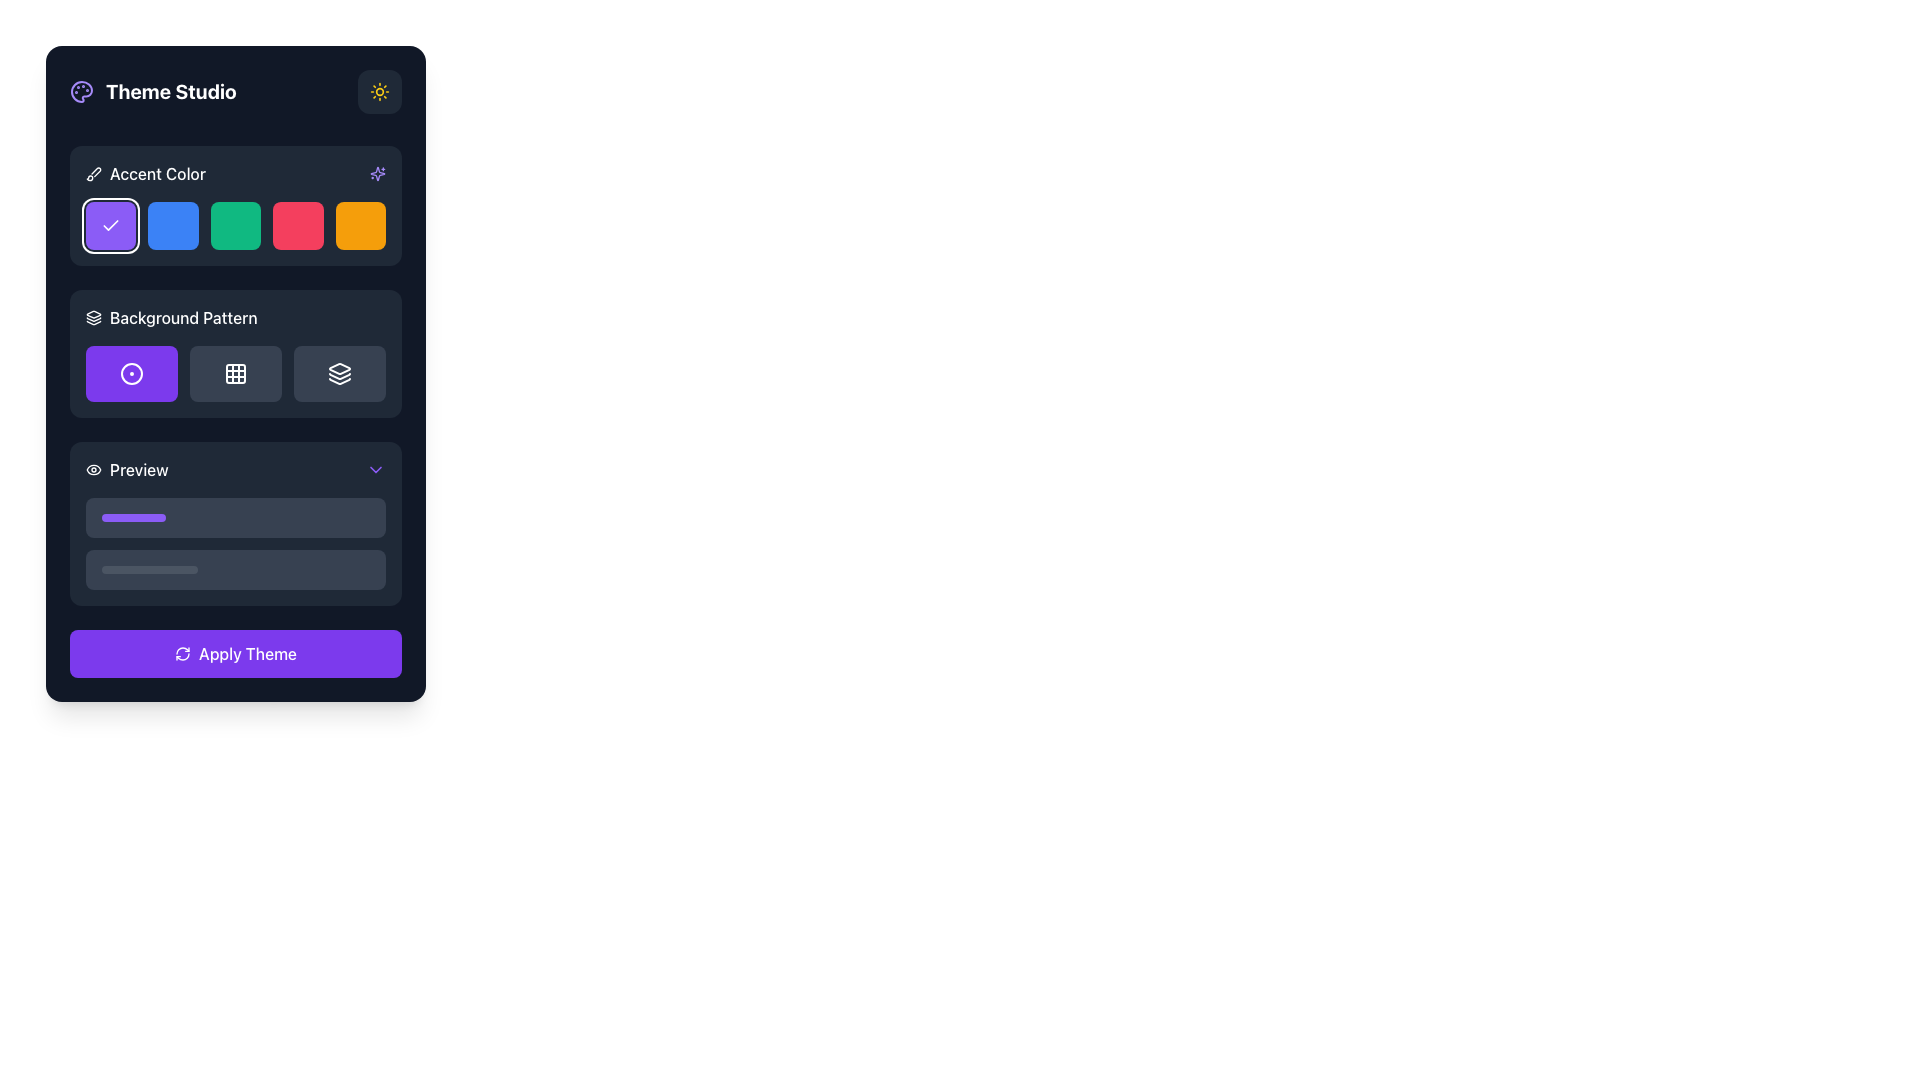  I want to click on the second icon representing a layered structure in the 'Background Pattern' section, so click(340, 375).